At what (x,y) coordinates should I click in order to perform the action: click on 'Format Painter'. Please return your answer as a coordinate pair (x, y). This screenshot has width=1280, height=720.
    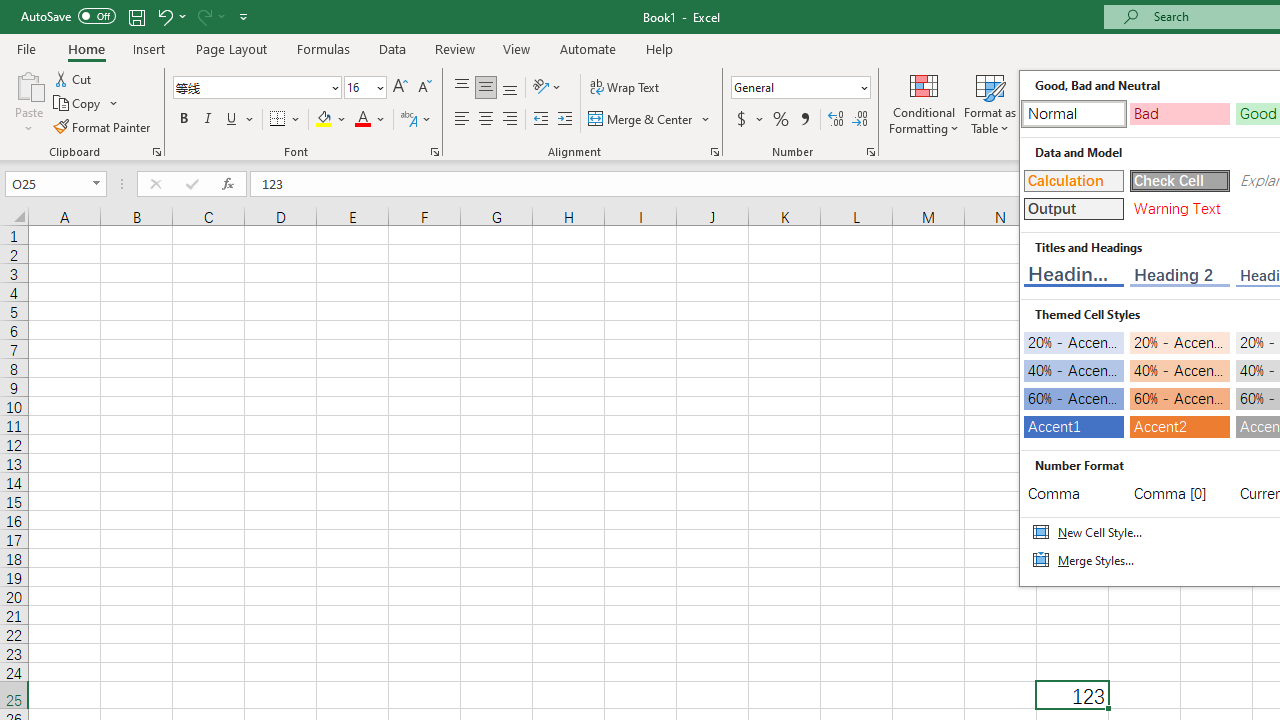
    Looking at the image, I should click on (102, 127).